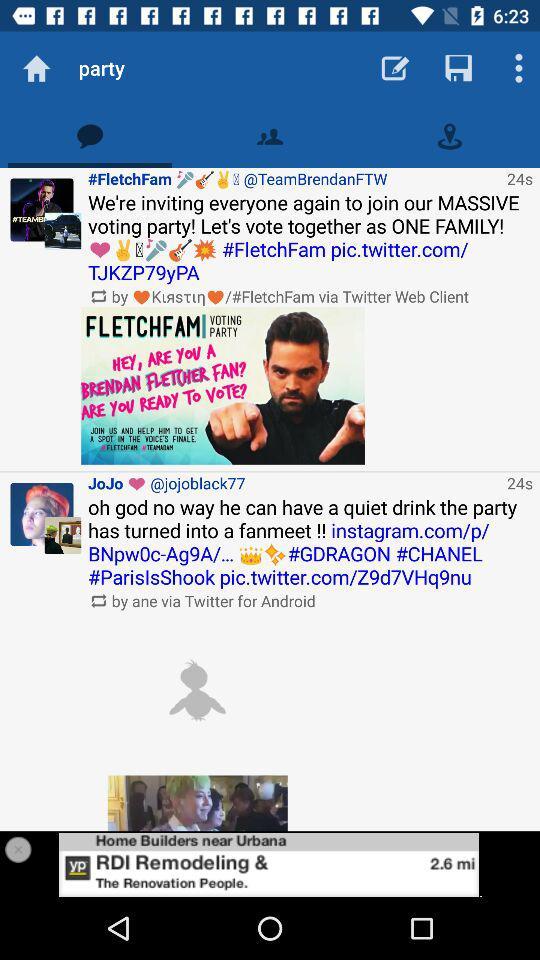 This screenshot has width=540, height=960. Describe the element at coordinates (293, 177) in the screenshot. I see `the icon next to the 24s` at that location.